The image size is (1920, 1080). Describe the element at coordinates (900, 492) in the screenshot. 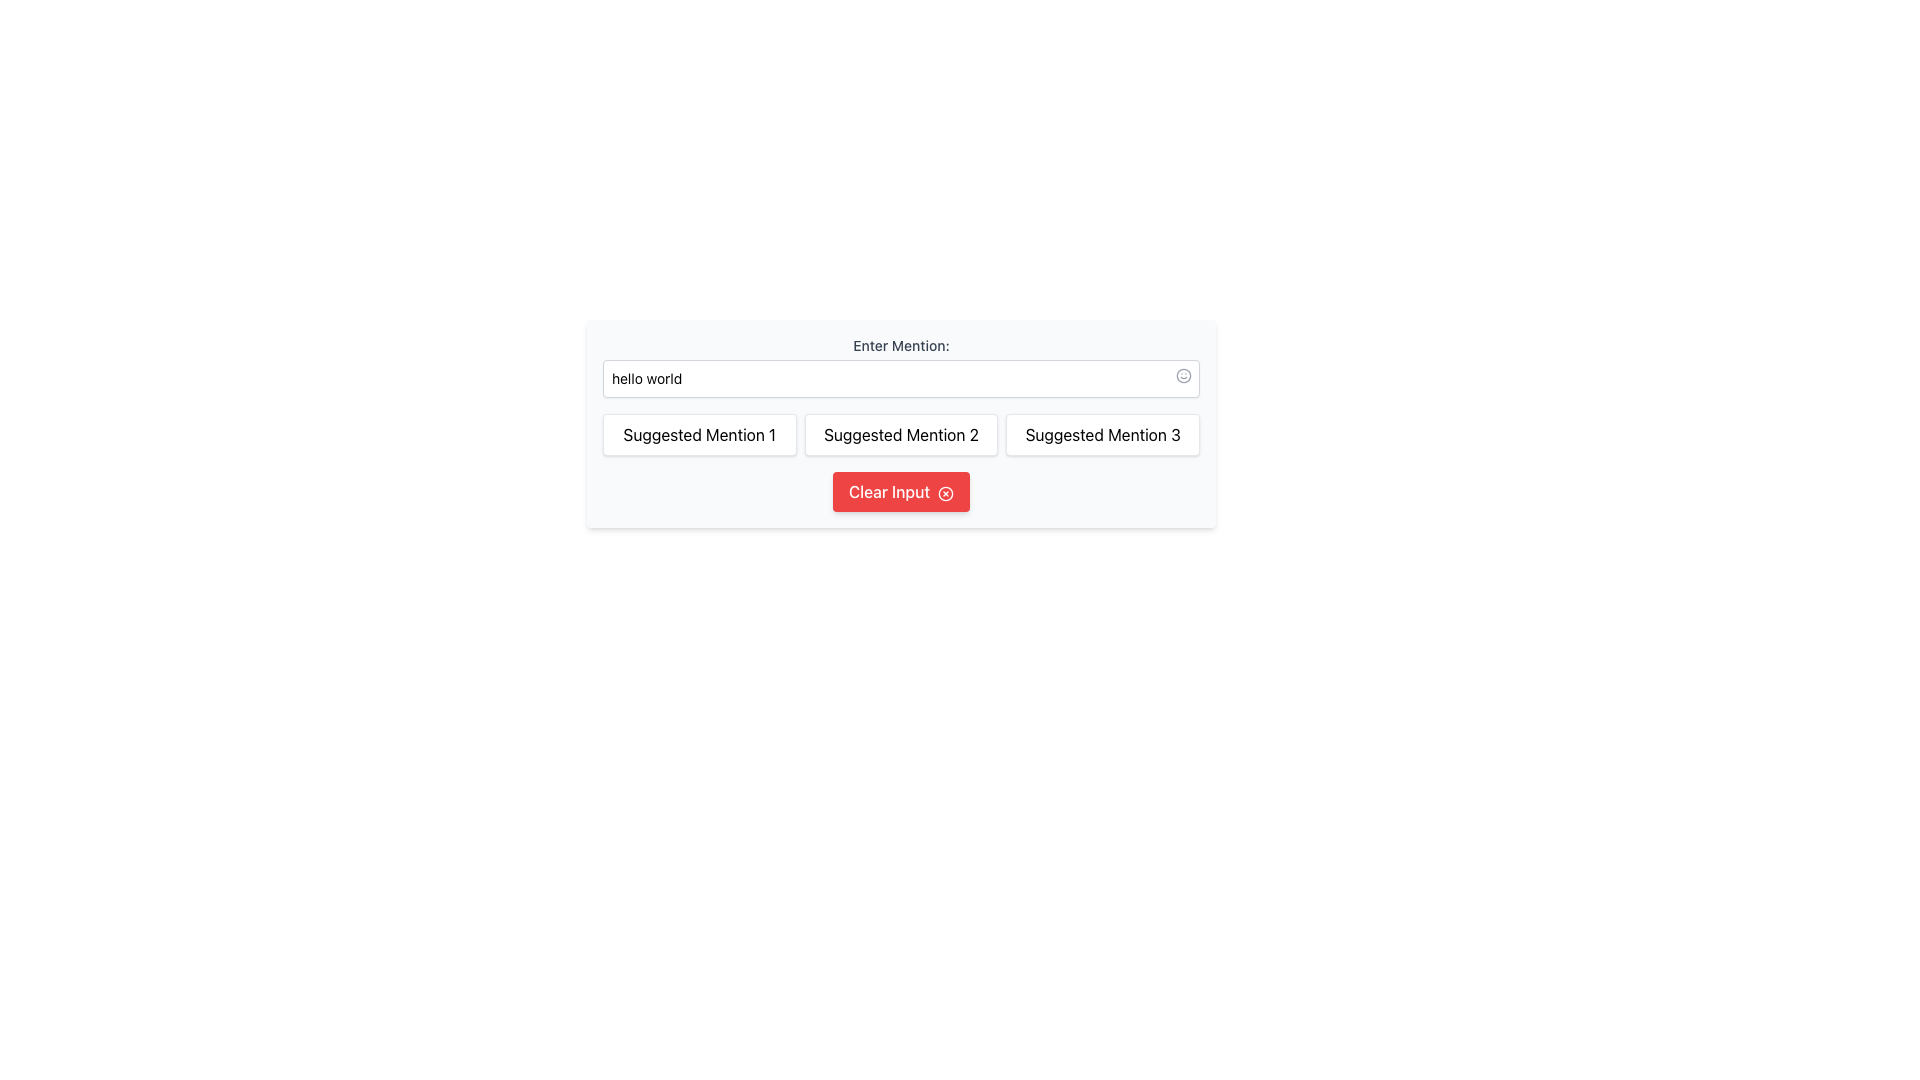

I see `the rectangular button with a red background and white text reading 'Clear Input', which is located at the bottom of a form section and shows hover effects` at that location.